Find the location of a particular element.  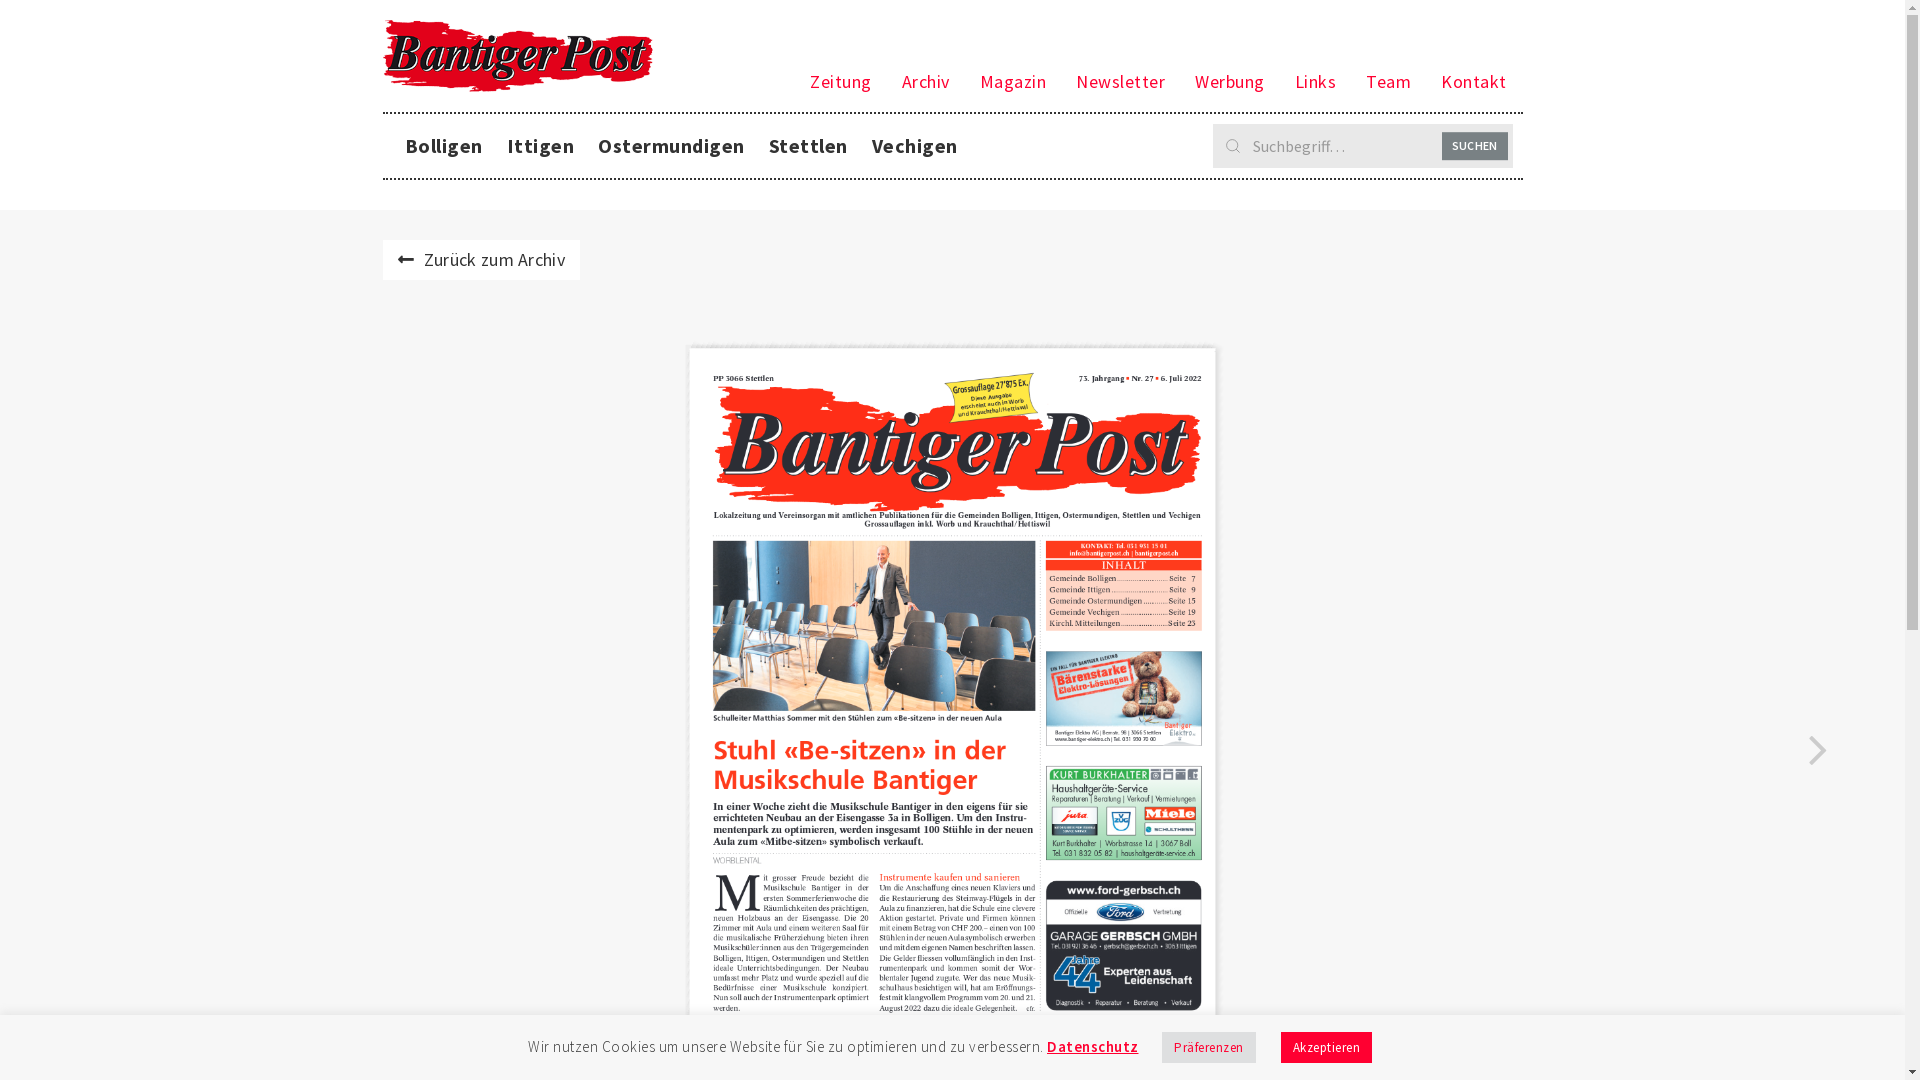

'Newsletter' is located at coordinates (1120, 80).